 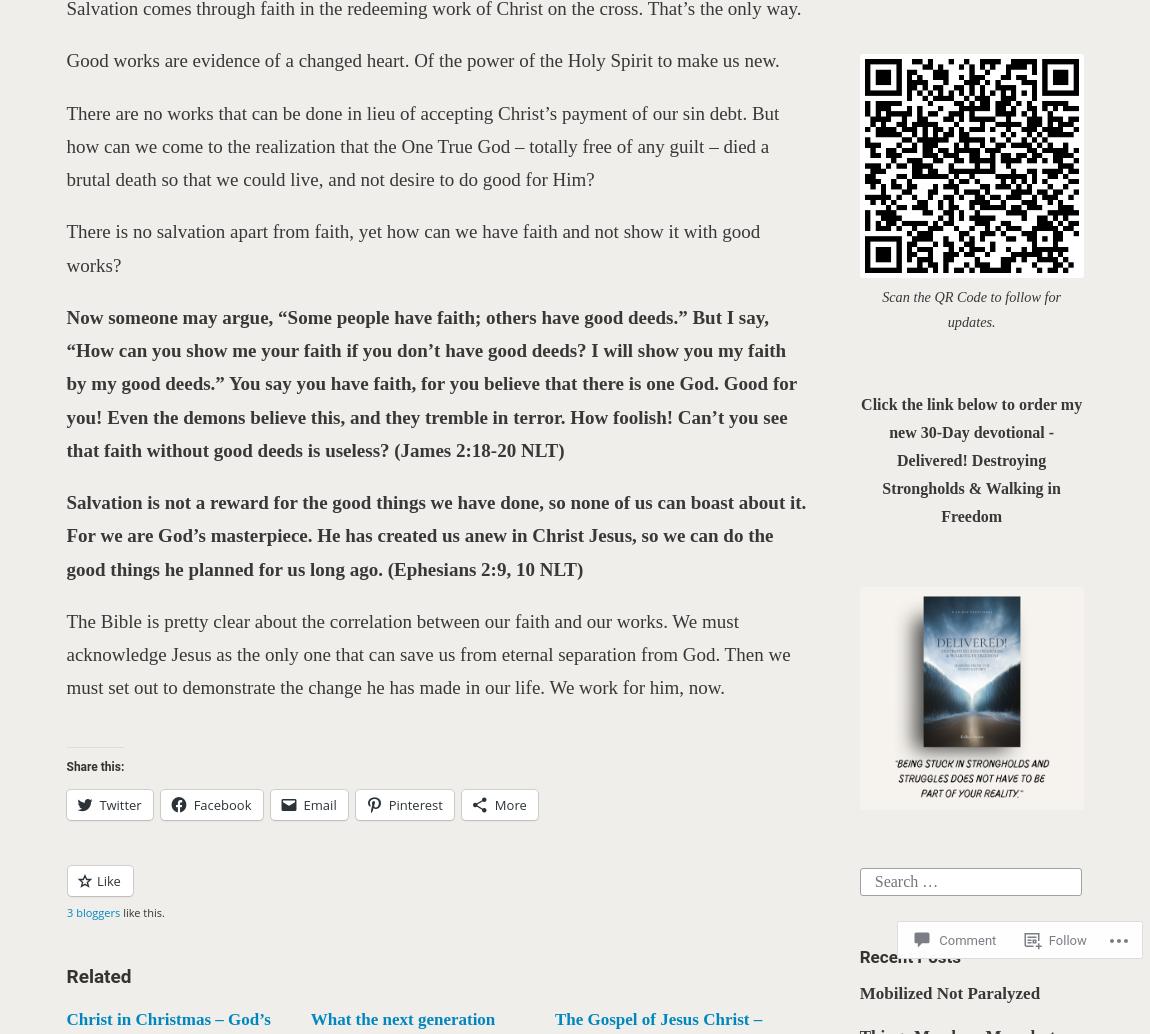 What do you see at coordinates (428, 654) in the screenshot?
I see `'The Bible is pretty clear about the correlation between our faith and our works. We must acknowledge Jesus as the only one that can save us from eternal separation from God. Then we must set out to demonstrate the change he has made in our life. We work for him, now.'` at bounding box center [428, 654].